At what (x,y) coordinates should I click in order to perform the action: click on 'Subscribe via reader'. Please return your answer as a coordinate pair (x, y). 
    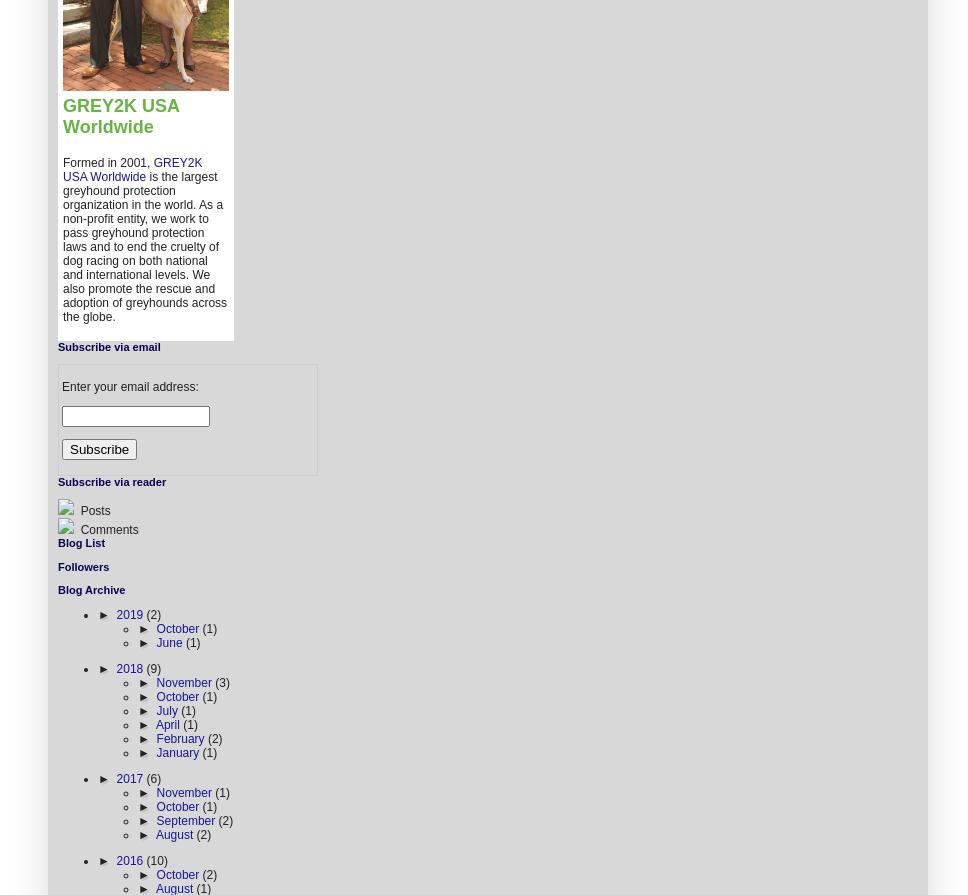
    Looking at the image, I should click on (111, 480).